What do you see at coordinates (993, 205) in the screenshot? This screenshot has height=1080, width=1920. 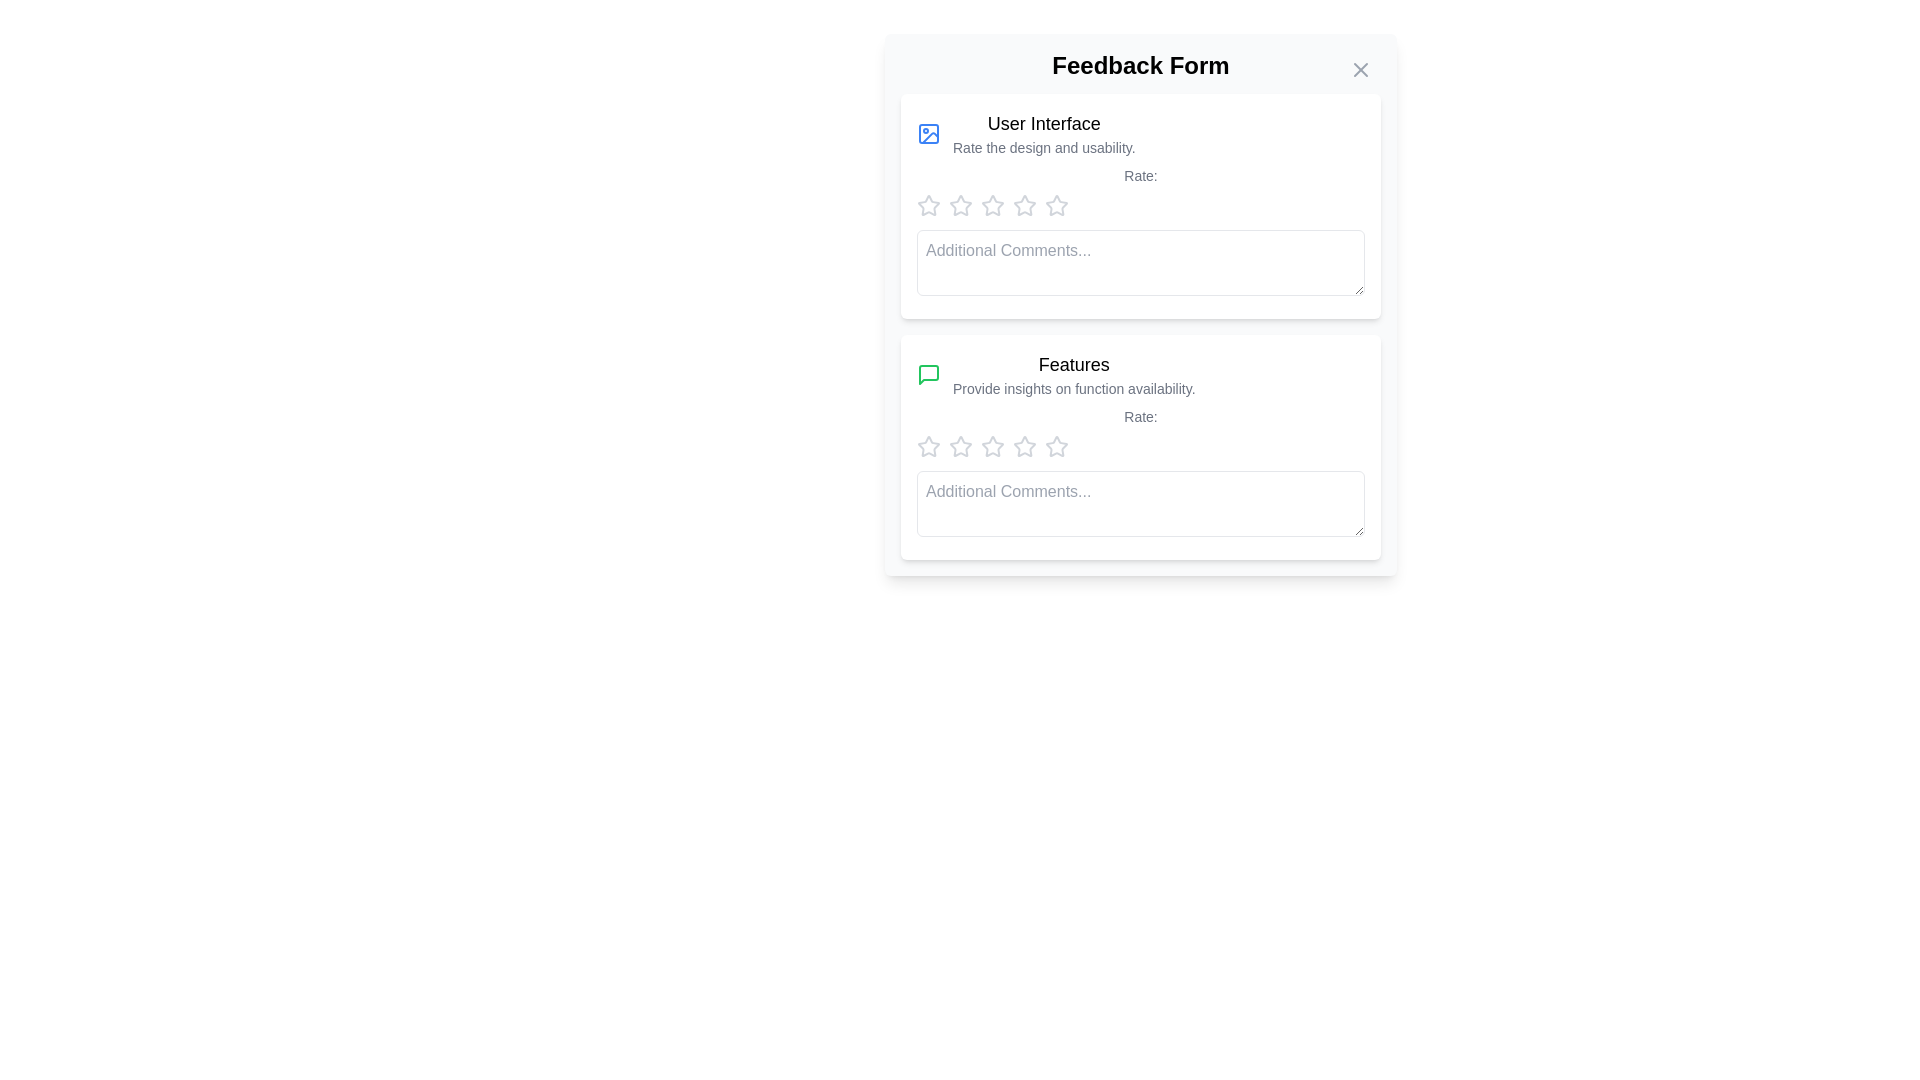 I see `the fourth star icon` at bounding box center [993, 205].